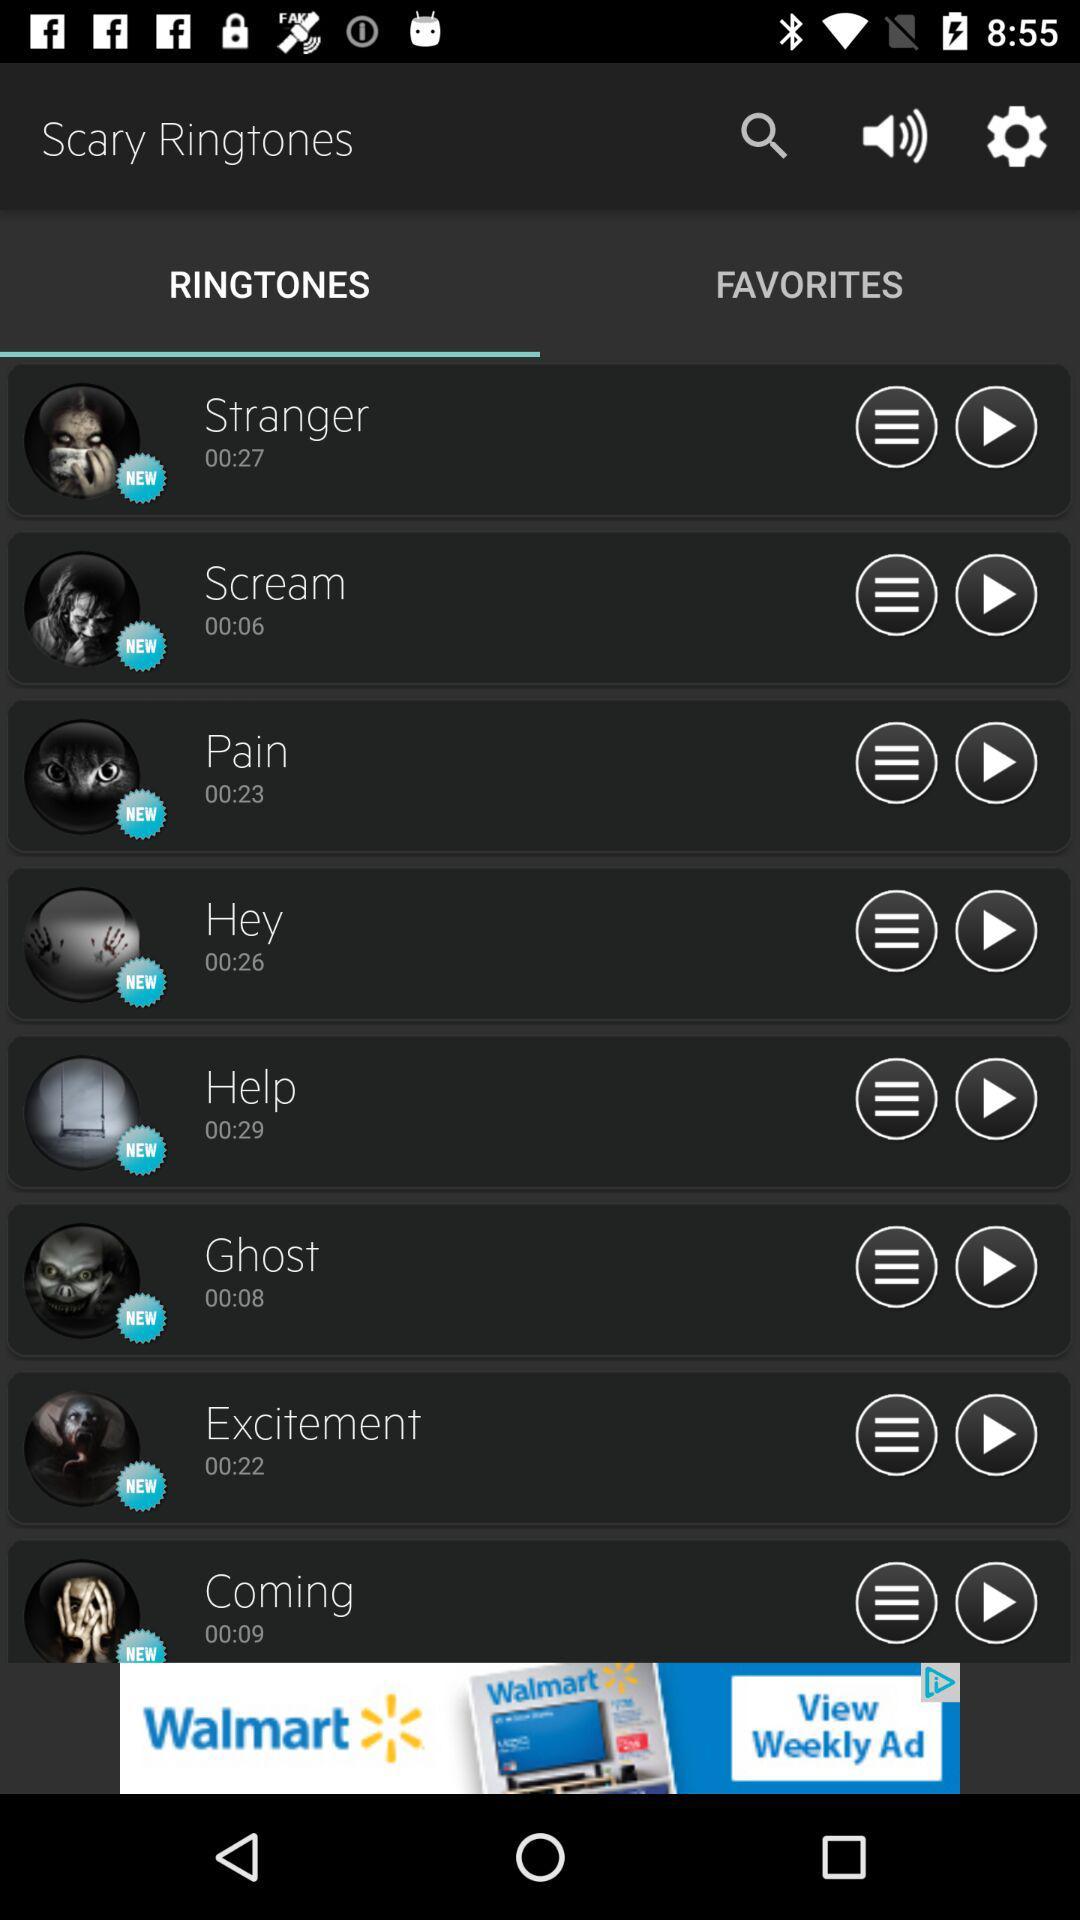 This screenshot has width=1080, height=1920. What do you see at coordinates (995, 931) in the screenshot?
I see `click play button` at bounding box center [995, 931].